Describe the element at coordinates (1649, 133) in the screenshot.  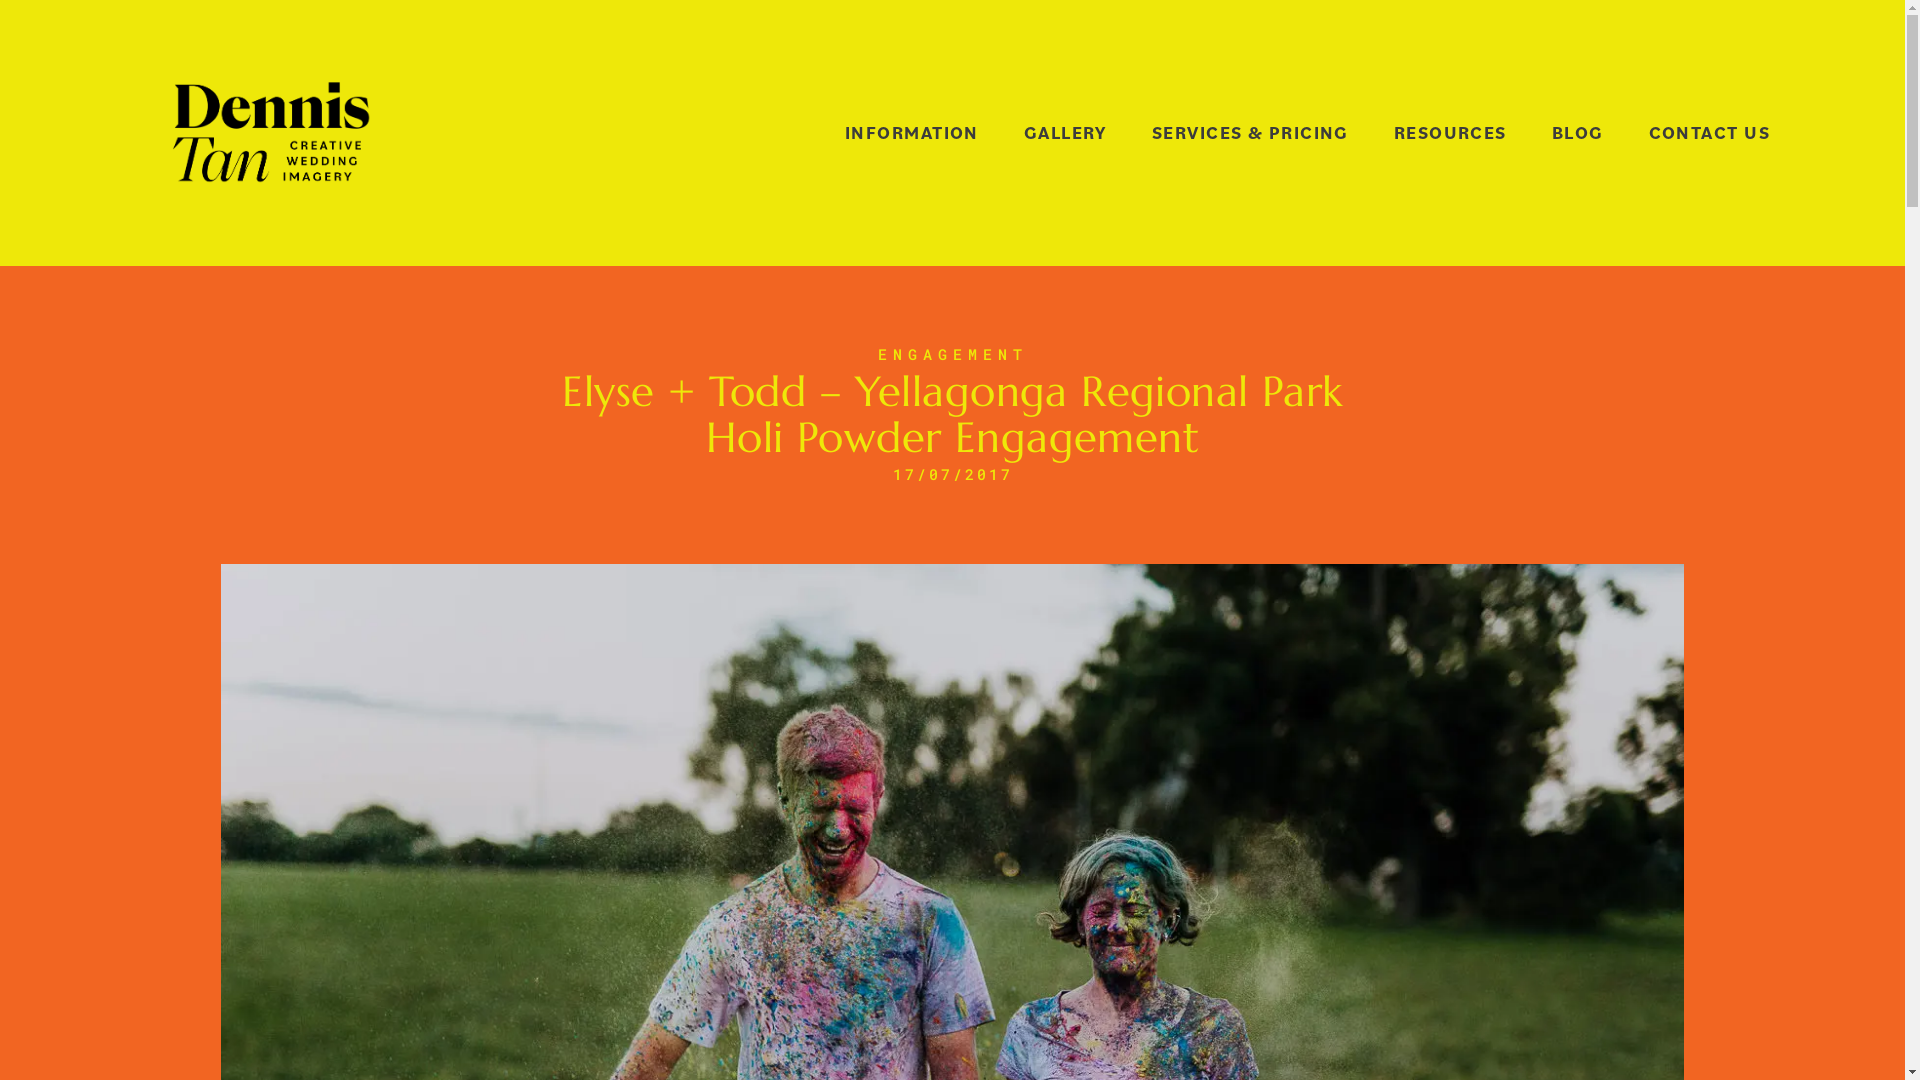
I see `'CONTACT US'` at that location.